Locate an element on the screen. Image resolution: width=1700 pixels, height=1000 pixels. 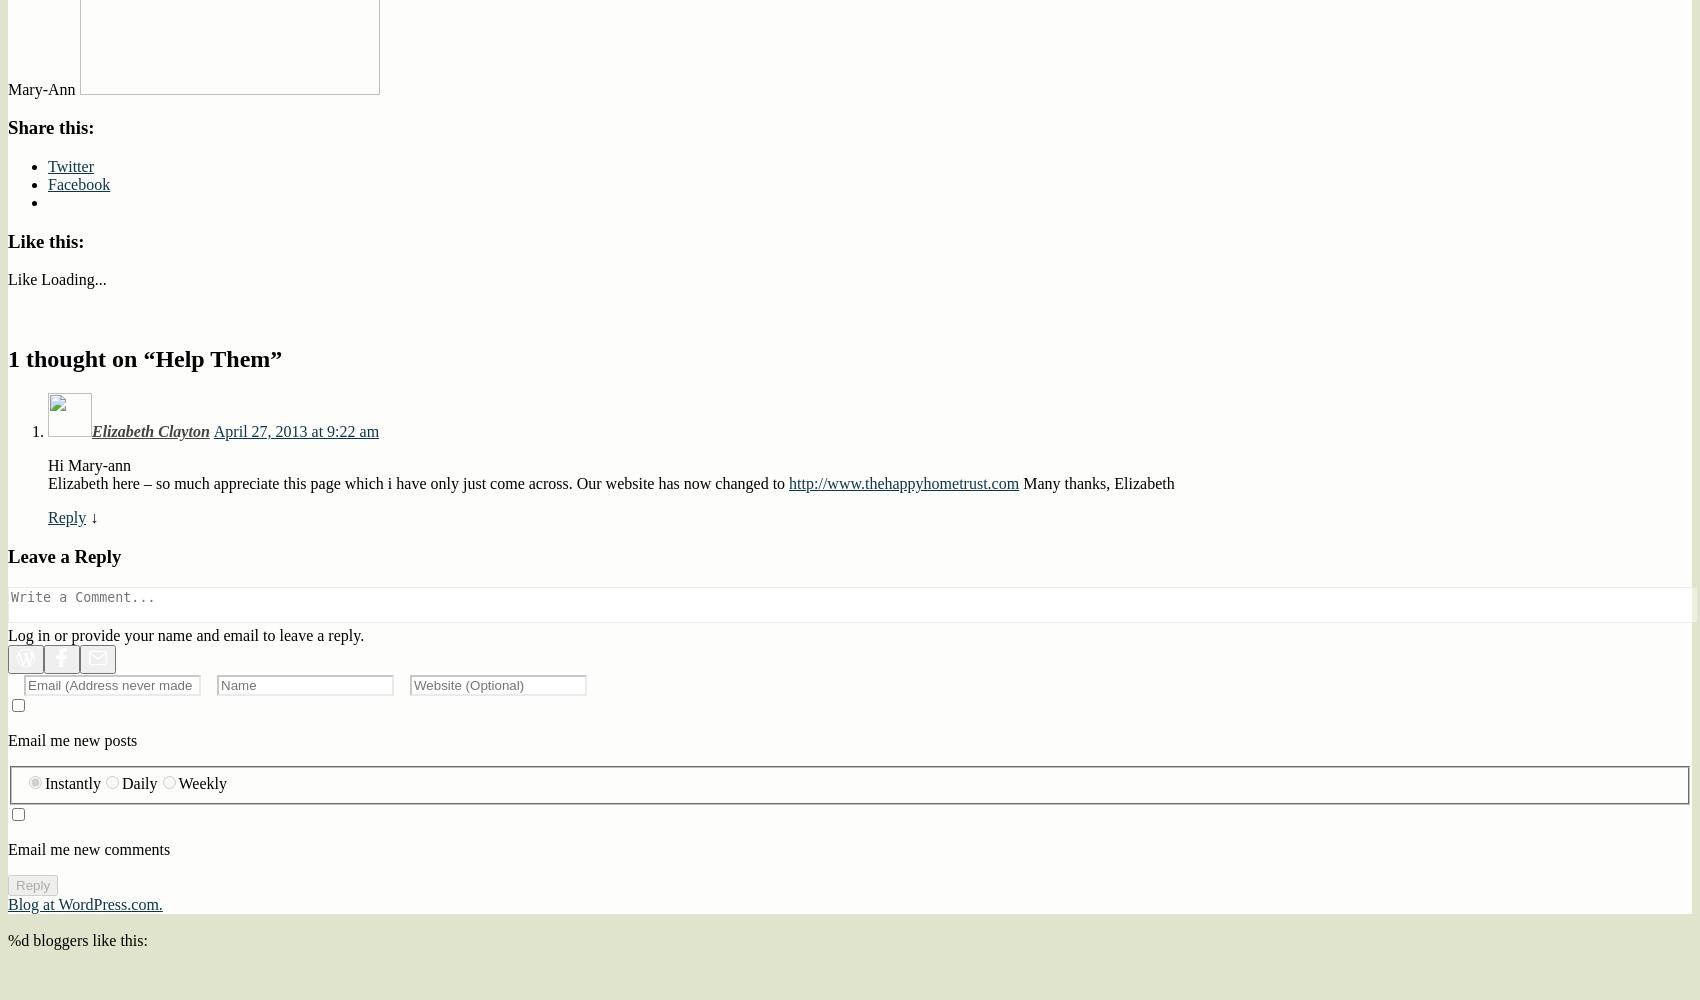
'Daily' is located at coordinates (138, 783).